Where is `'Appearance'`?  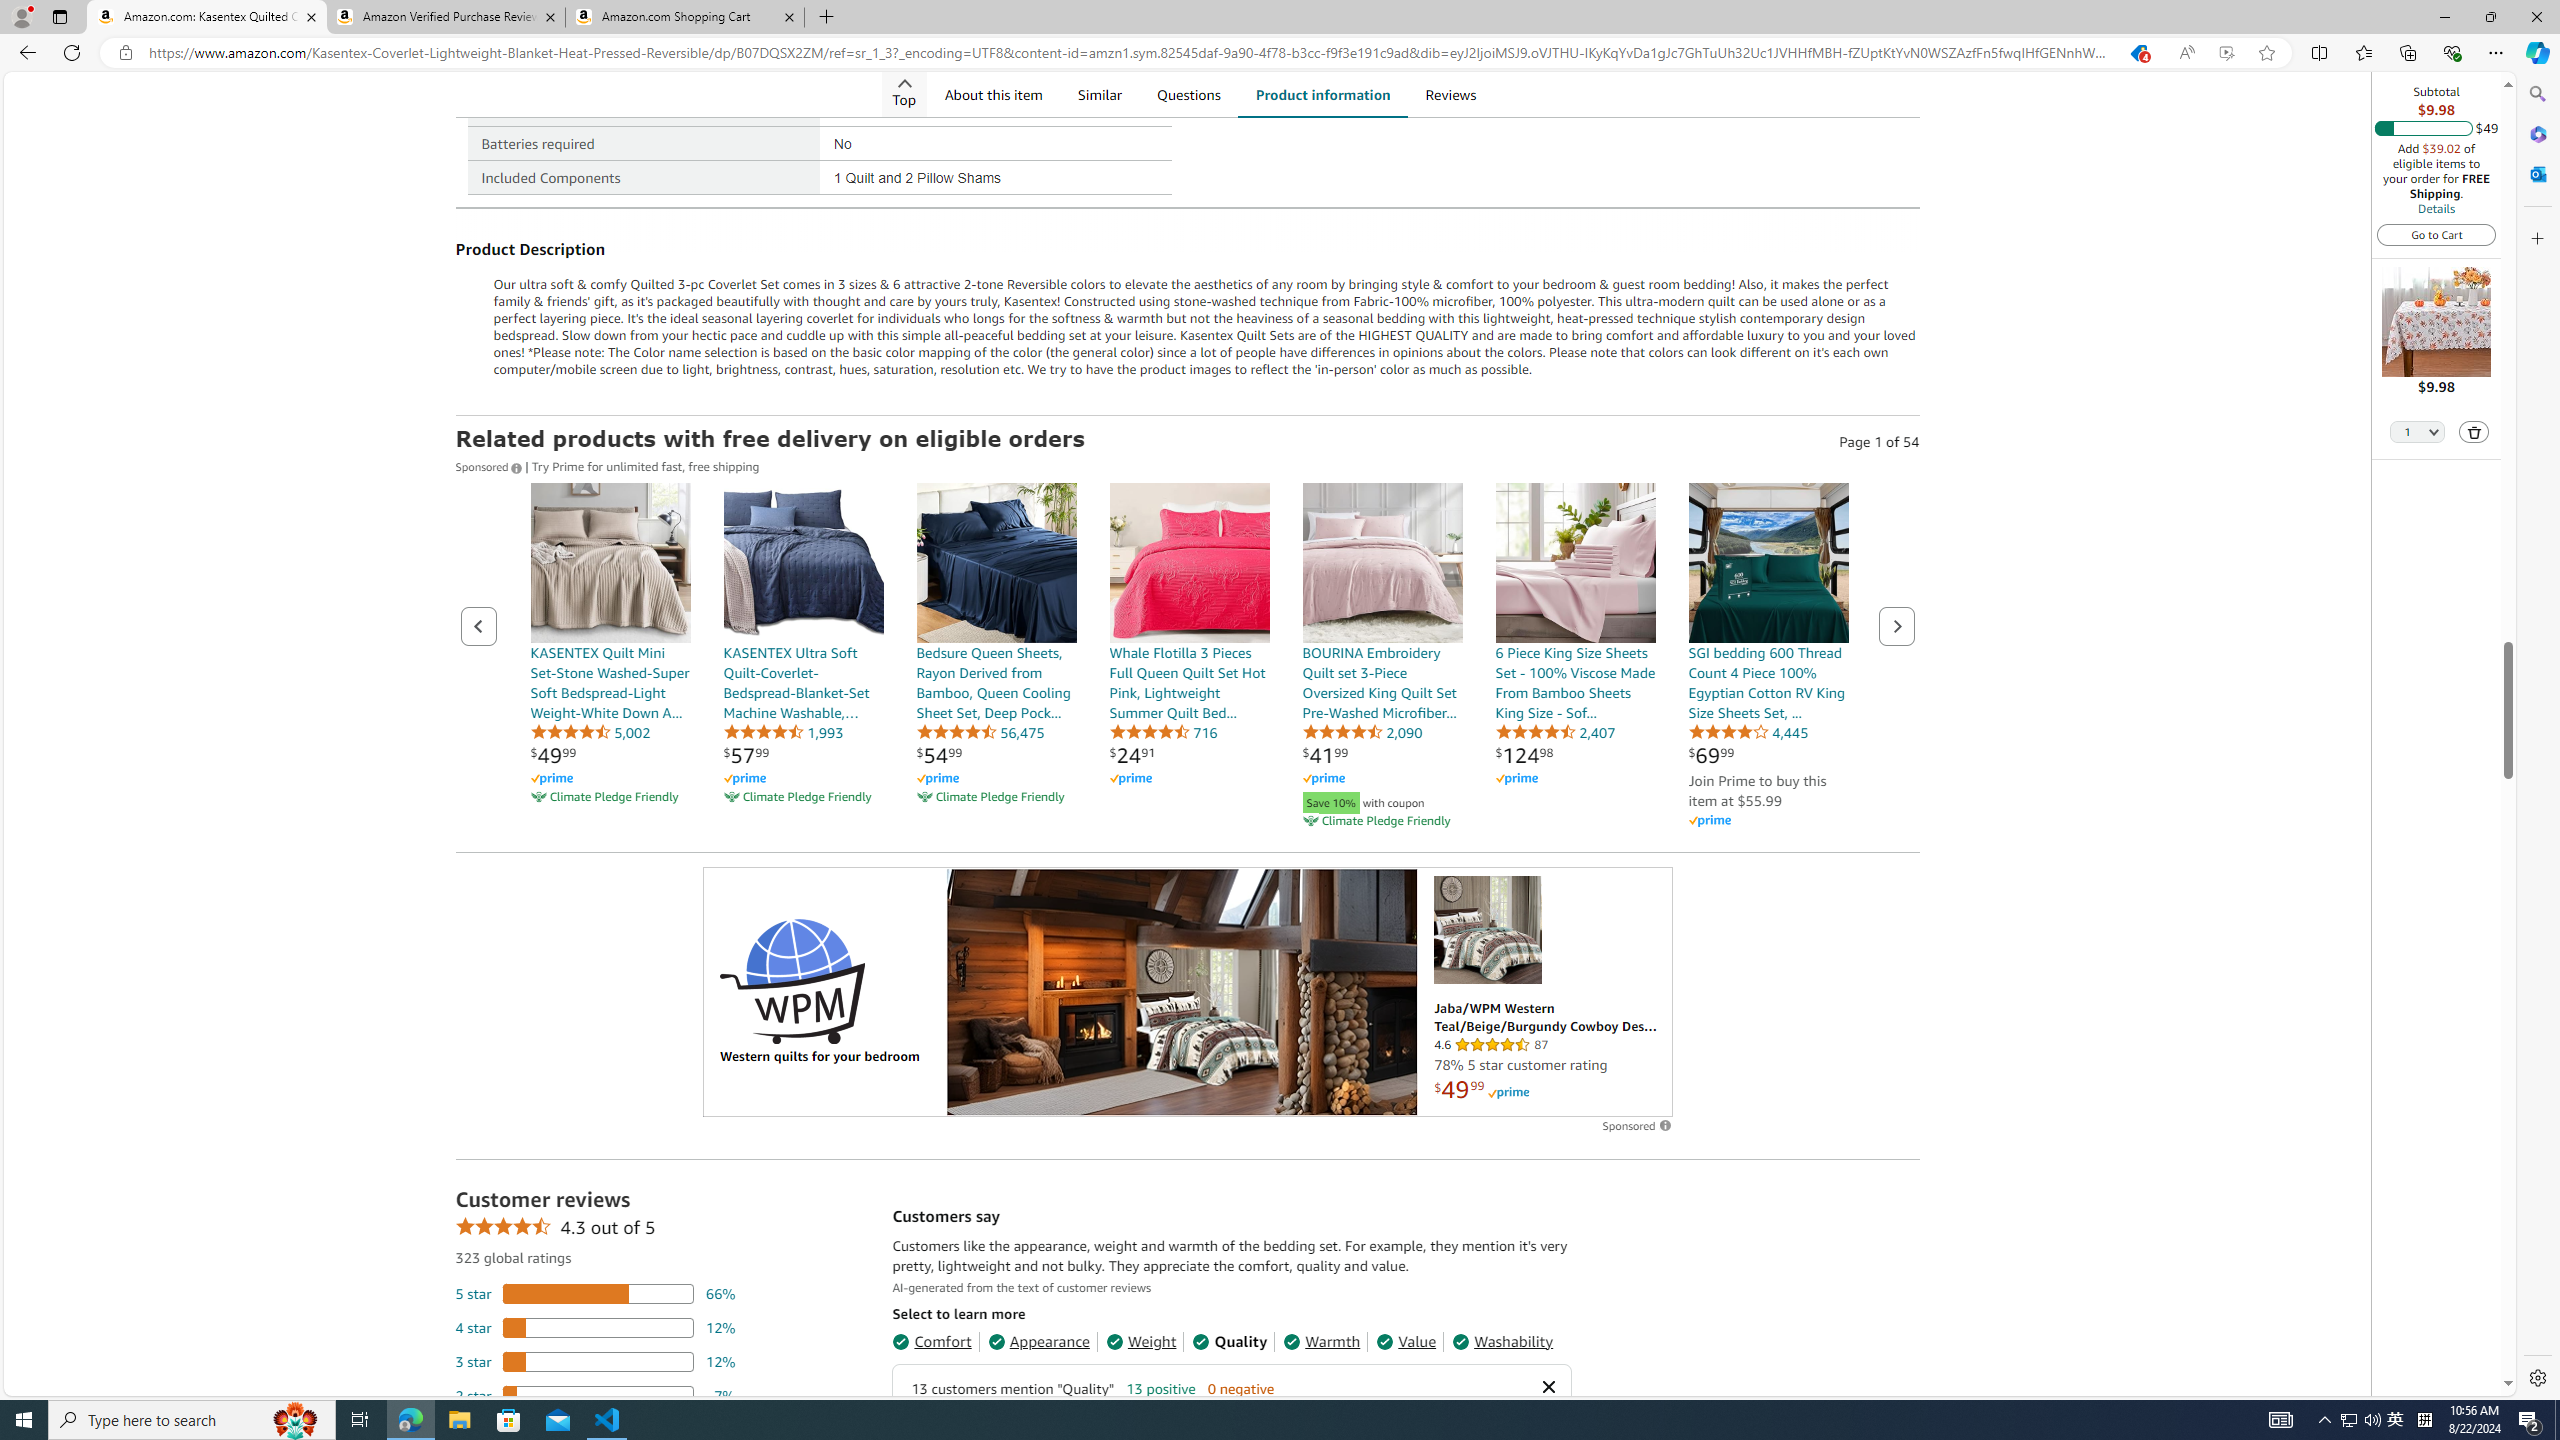
'Appearance' is located at coordinates (1039, 1340).